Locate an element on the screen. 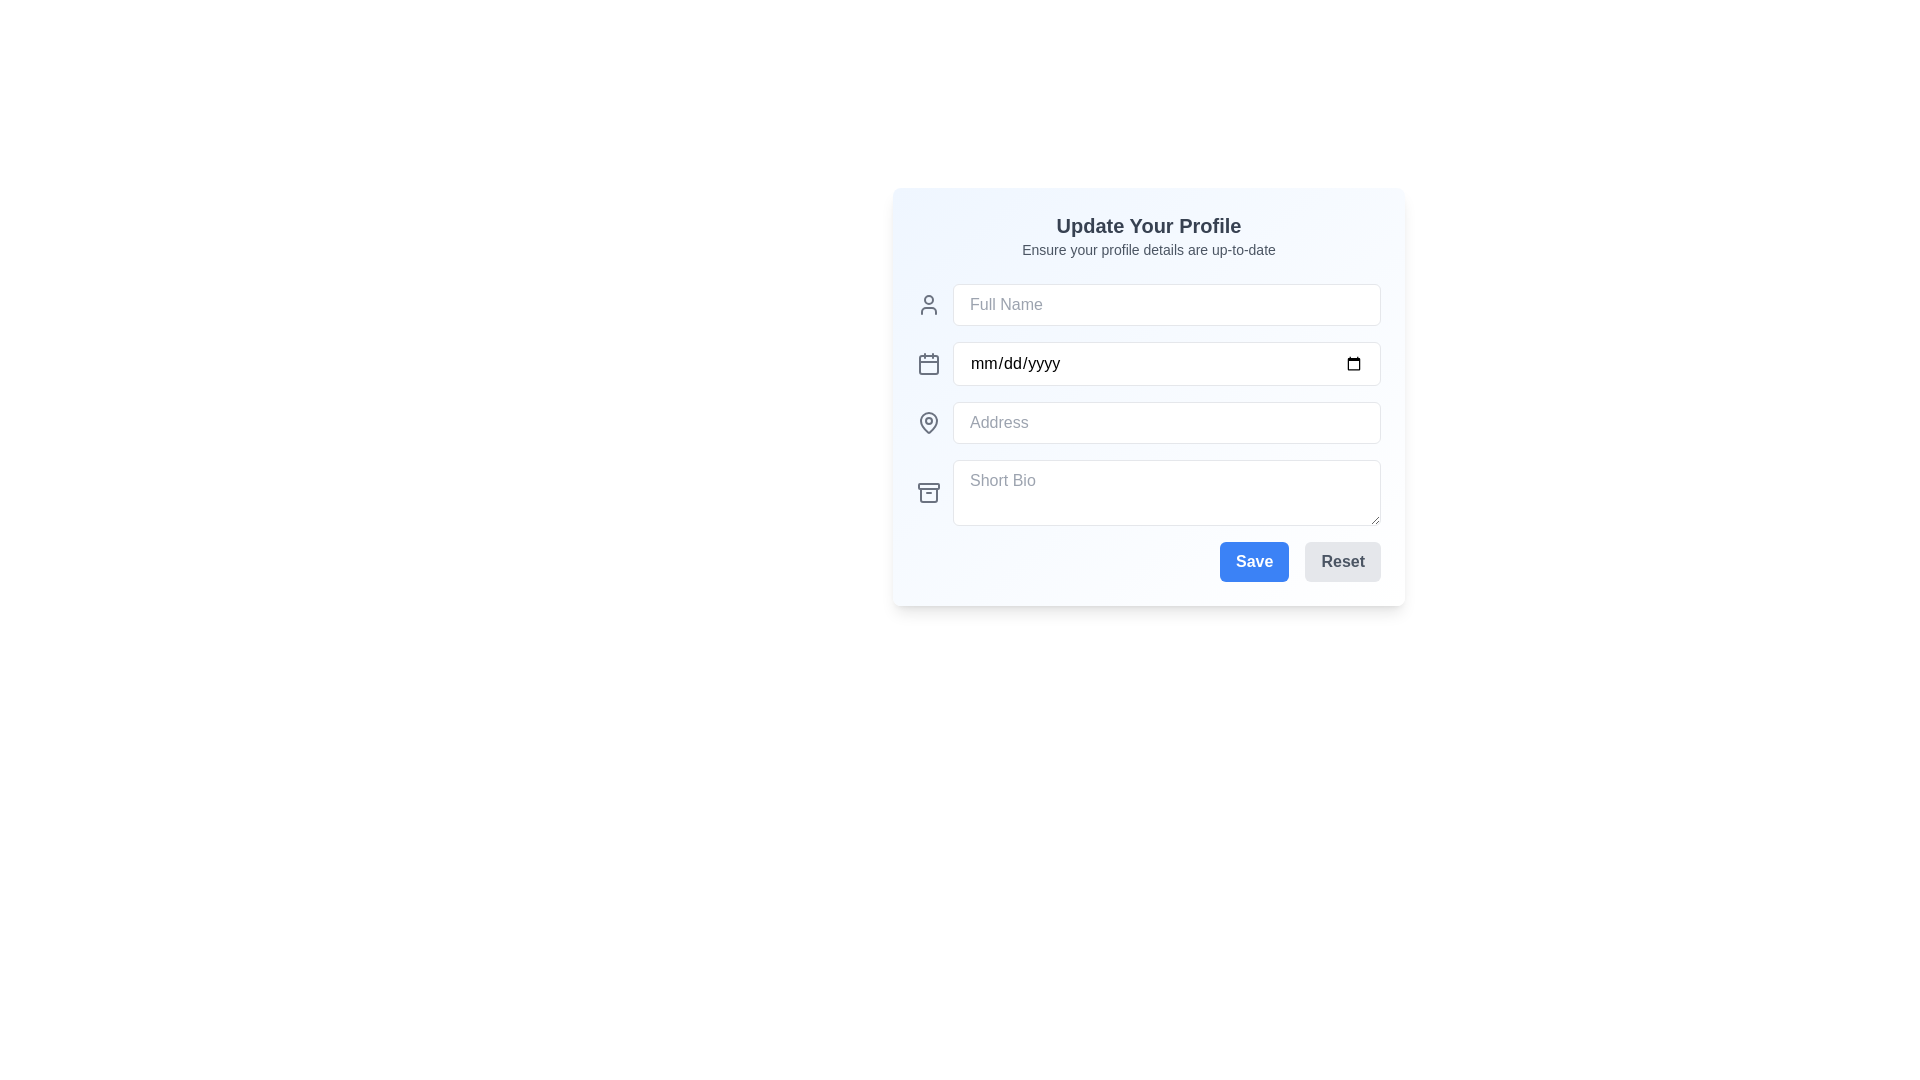 The height and width of the screenshot is (1080, 1920). the informational header that says 'Update Your Profile' which is bold and larger, located at the top of a card-like section is located at coordinates (1148, 234).